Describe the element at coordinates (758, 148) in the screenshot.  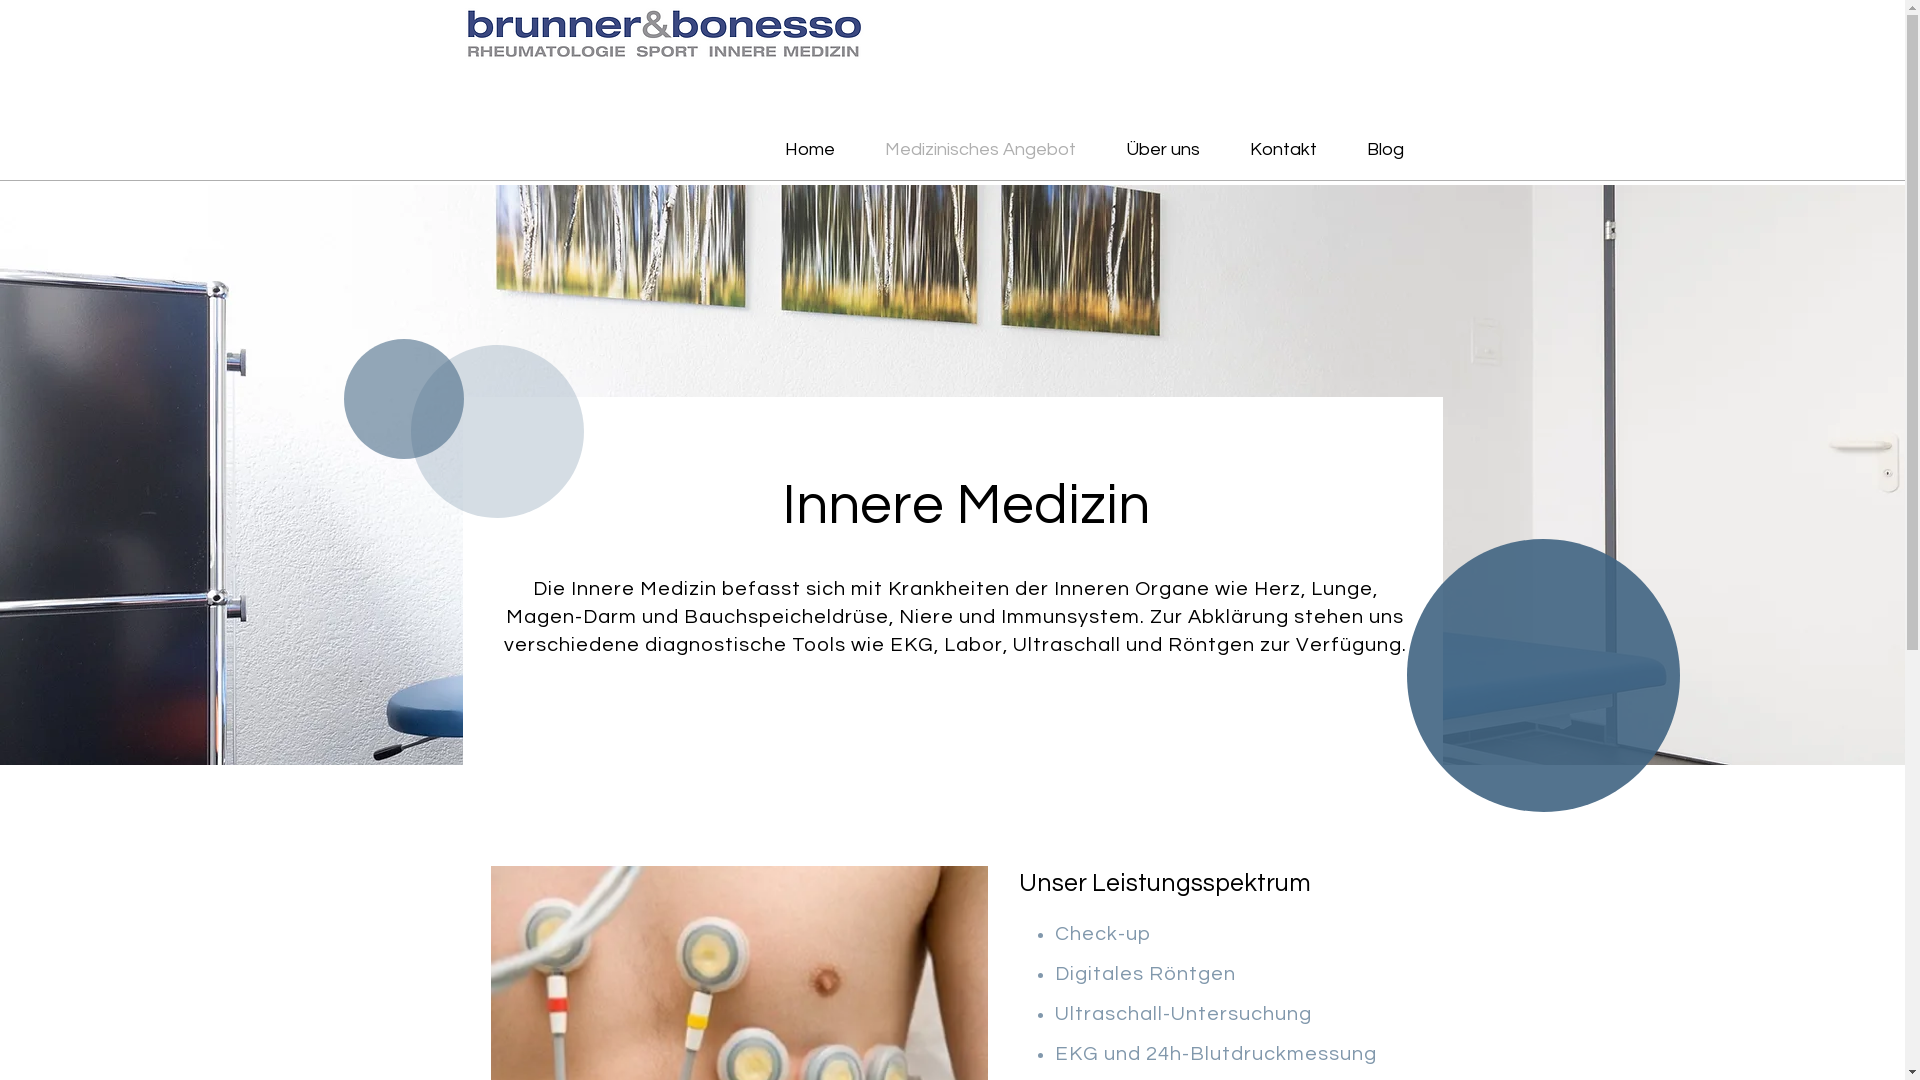
I see `'Home'` at that location.